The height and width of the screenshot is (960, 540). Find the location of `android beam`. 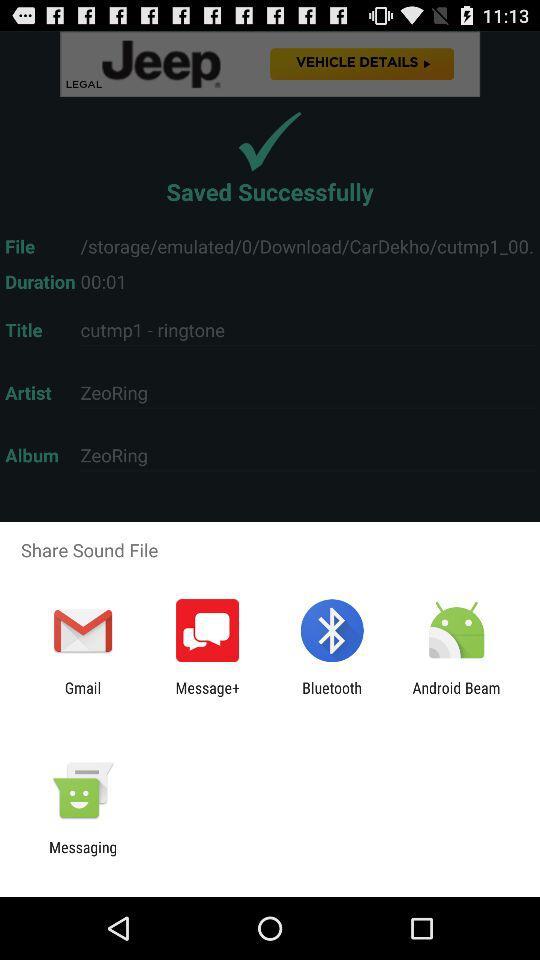

android beam is located at coordinates (456, 696).